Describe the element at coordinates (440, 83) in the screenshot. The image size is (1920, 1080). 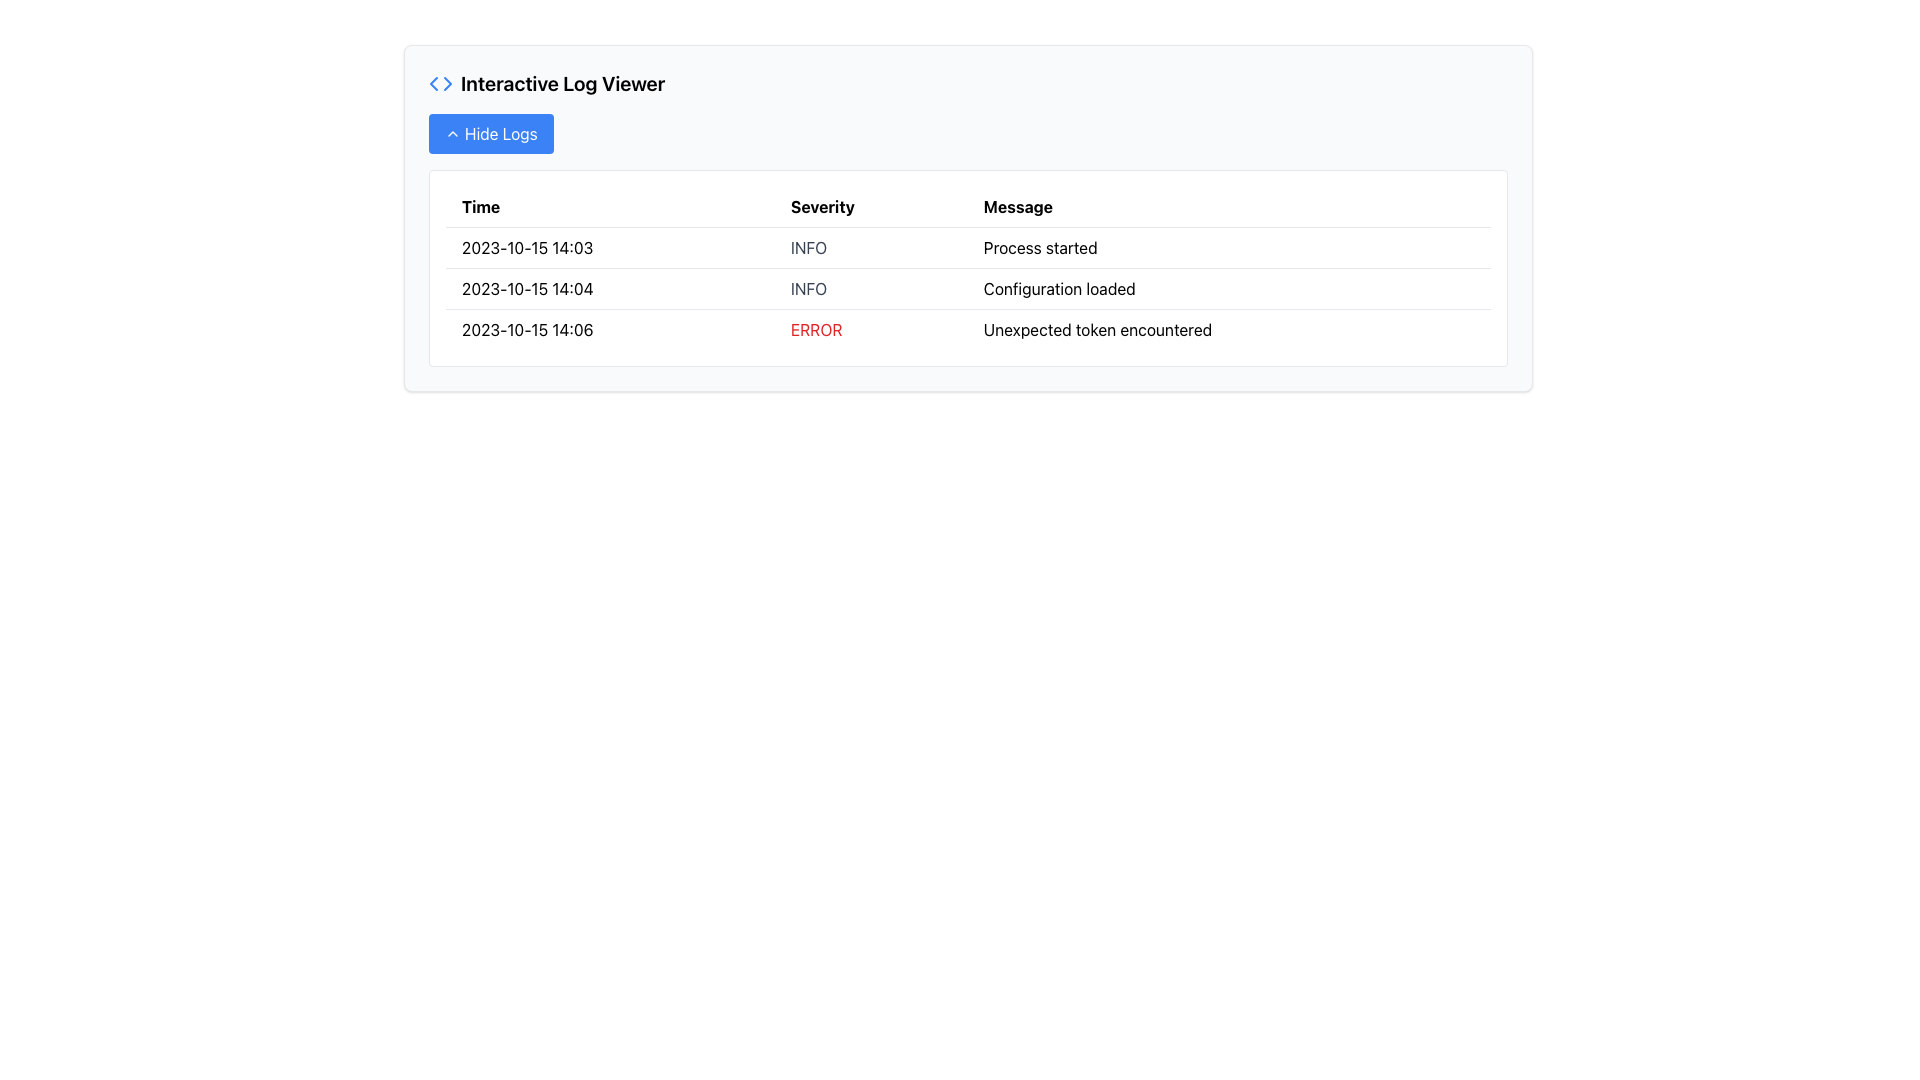
I see `the decorative icon located on the left side of the title text 'Interactive Log Viewer' in the header section` at that location.